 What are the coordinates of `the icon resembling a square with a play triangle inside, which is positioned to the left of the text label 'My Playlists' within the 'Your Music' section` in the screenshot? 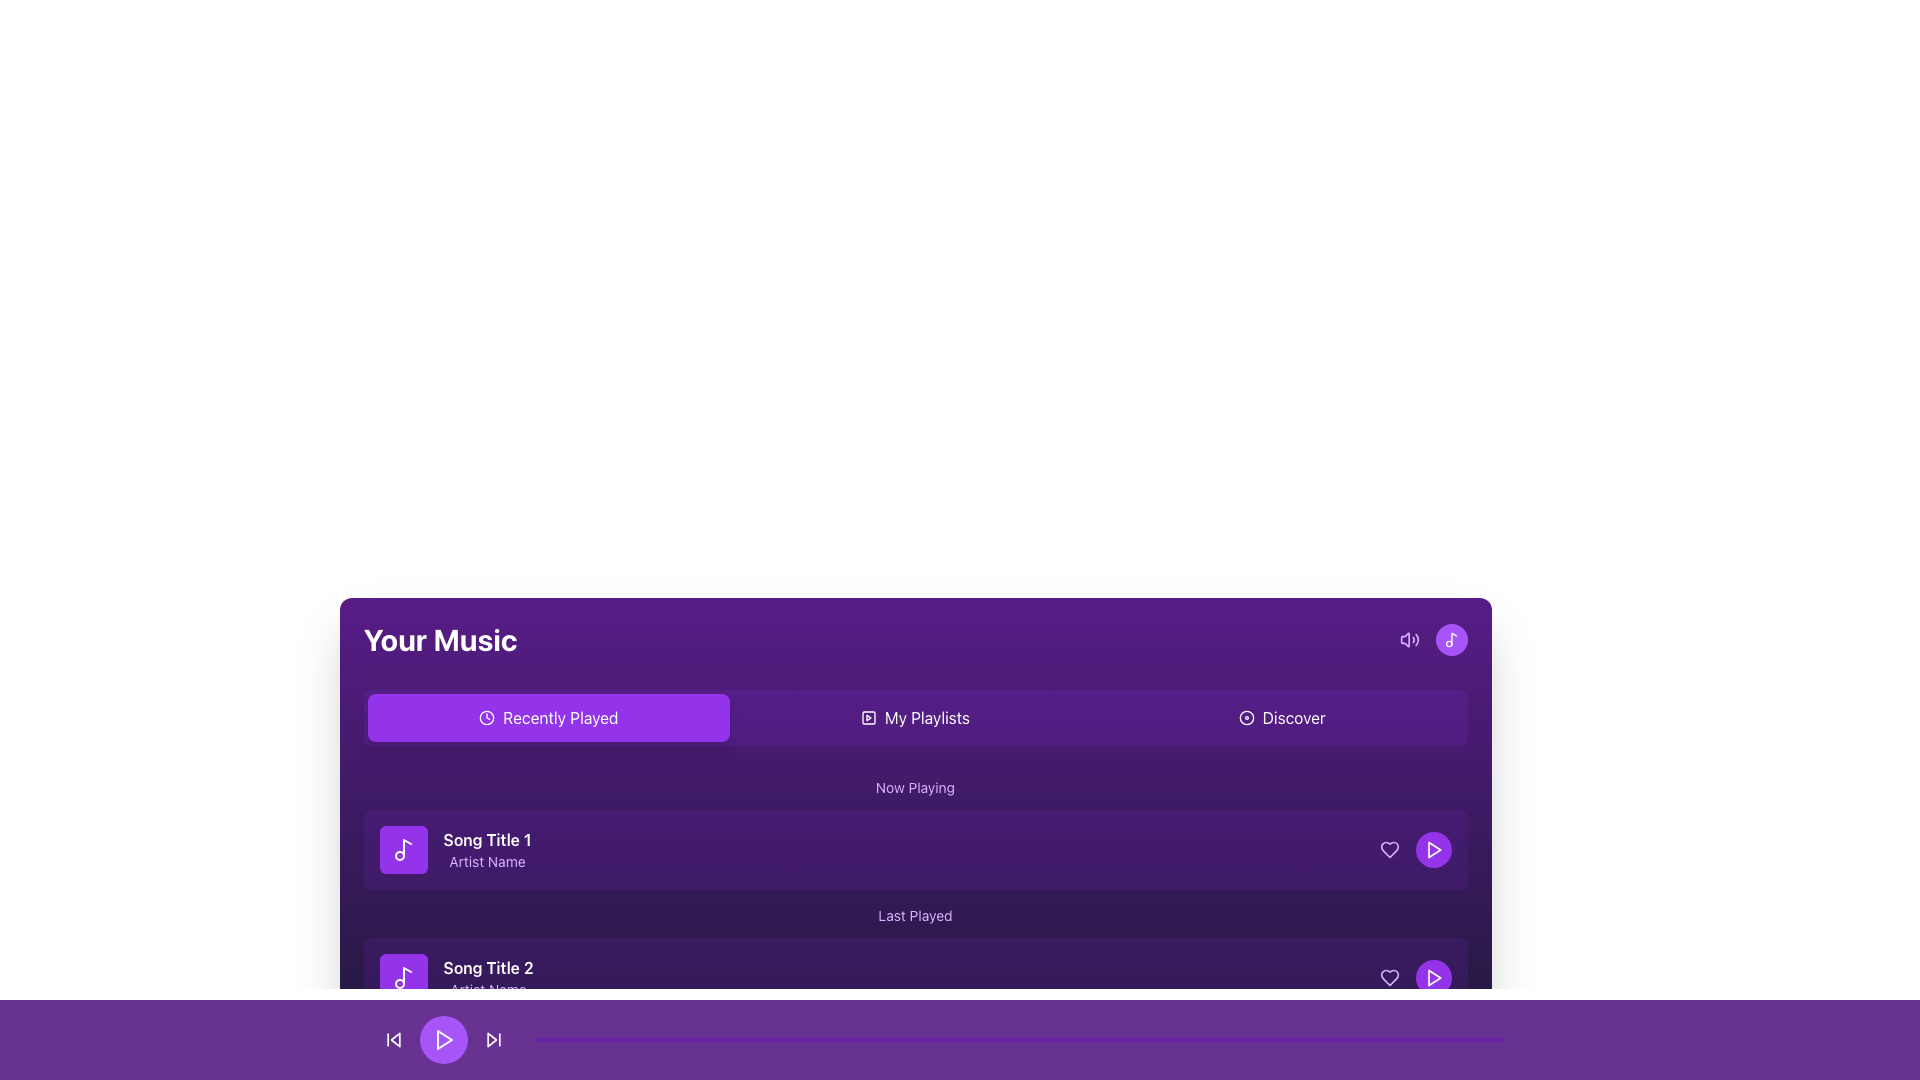 It's located at (868, 716).